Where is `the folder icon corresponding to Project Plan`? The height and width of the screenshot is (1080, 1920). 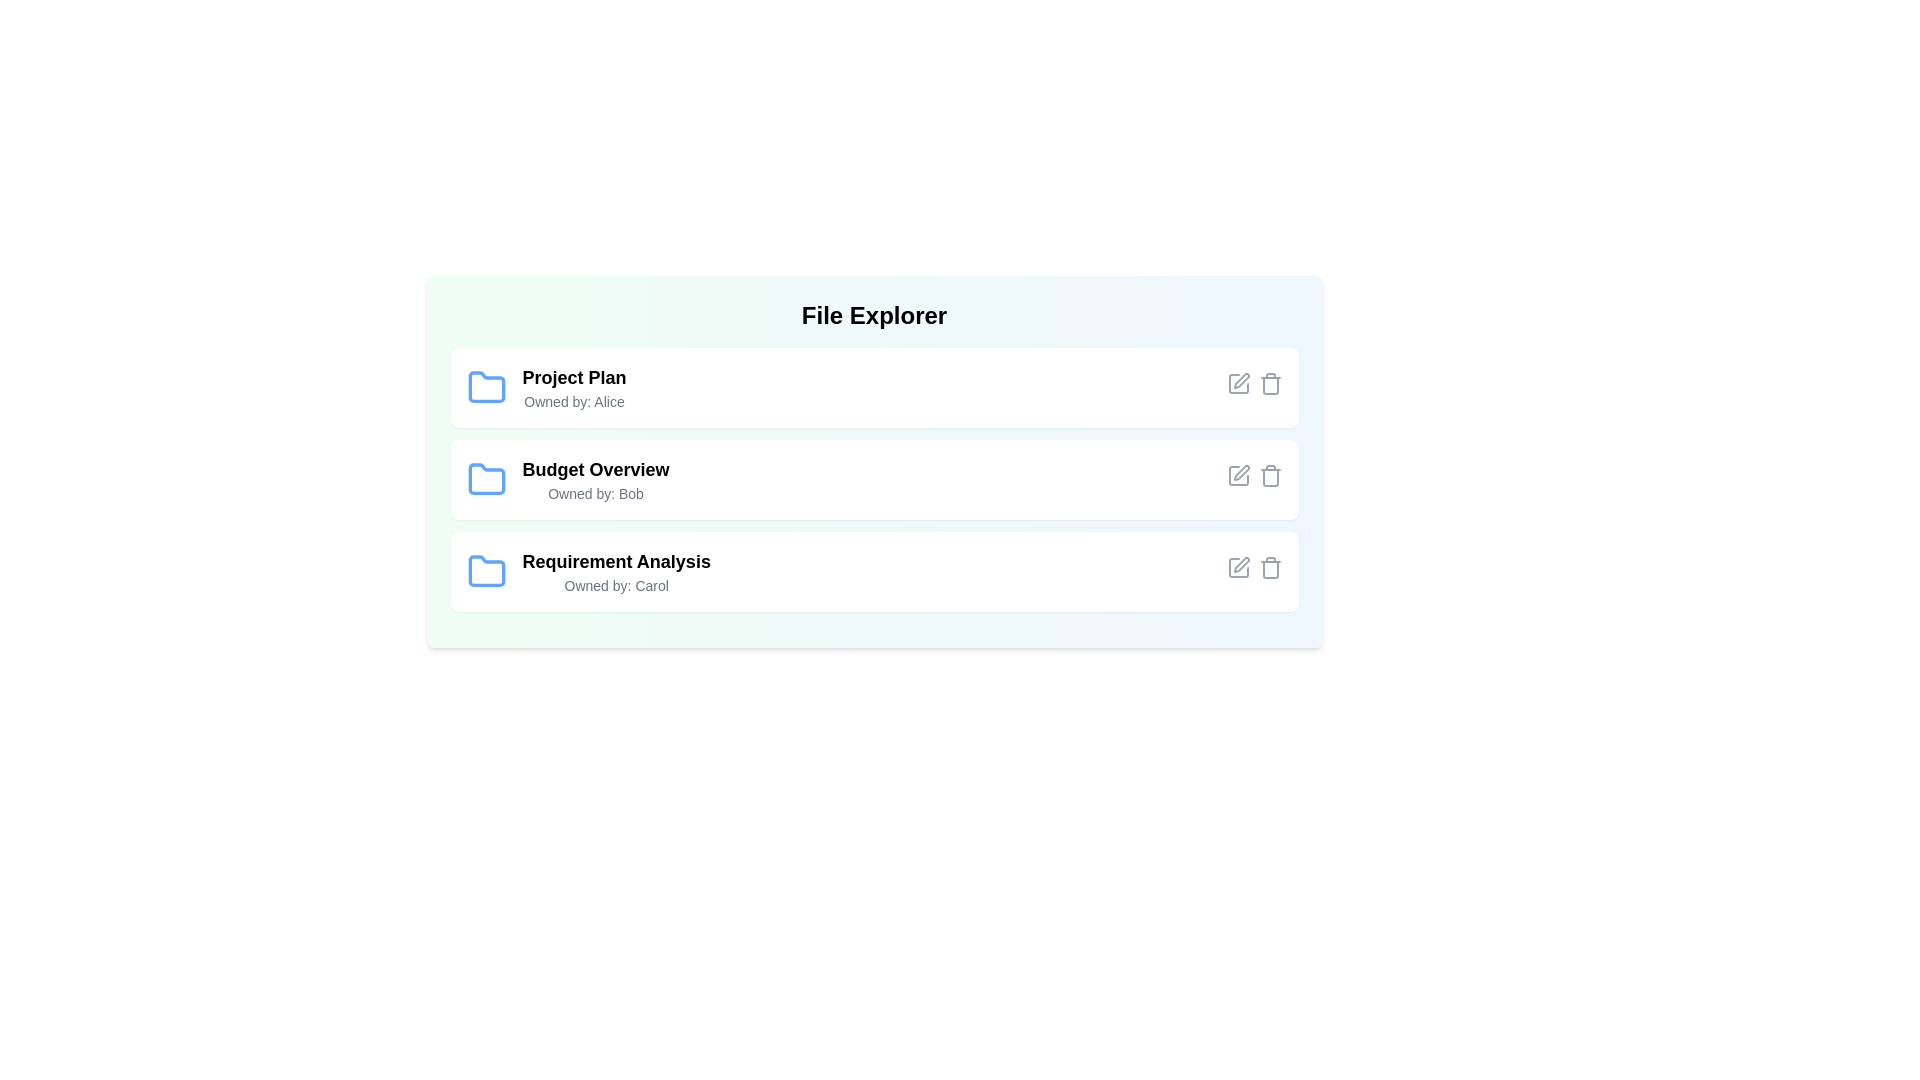
the folder icon corresponding to Project Plan is located at coordinates (486, 388).